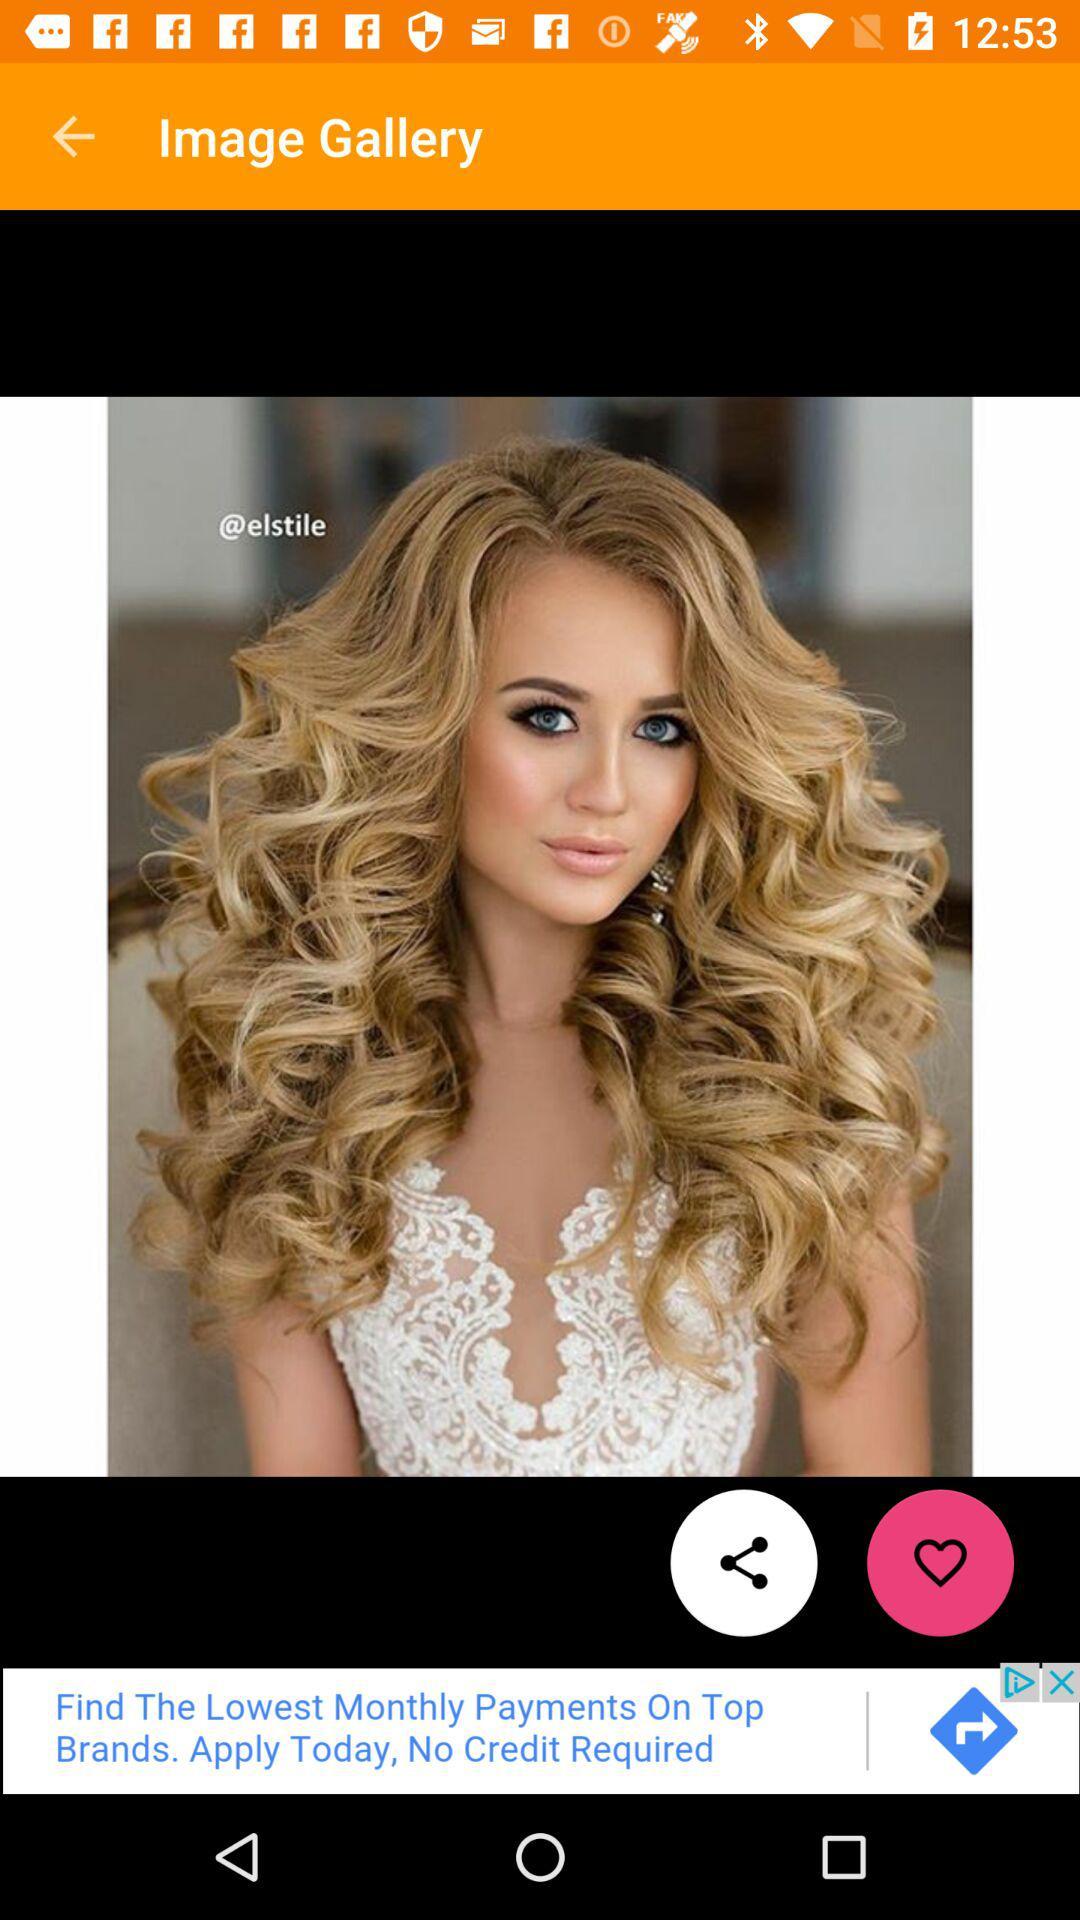 This screenshot has height=1920, width=1080. I want to click on share, so click(744, 1562).